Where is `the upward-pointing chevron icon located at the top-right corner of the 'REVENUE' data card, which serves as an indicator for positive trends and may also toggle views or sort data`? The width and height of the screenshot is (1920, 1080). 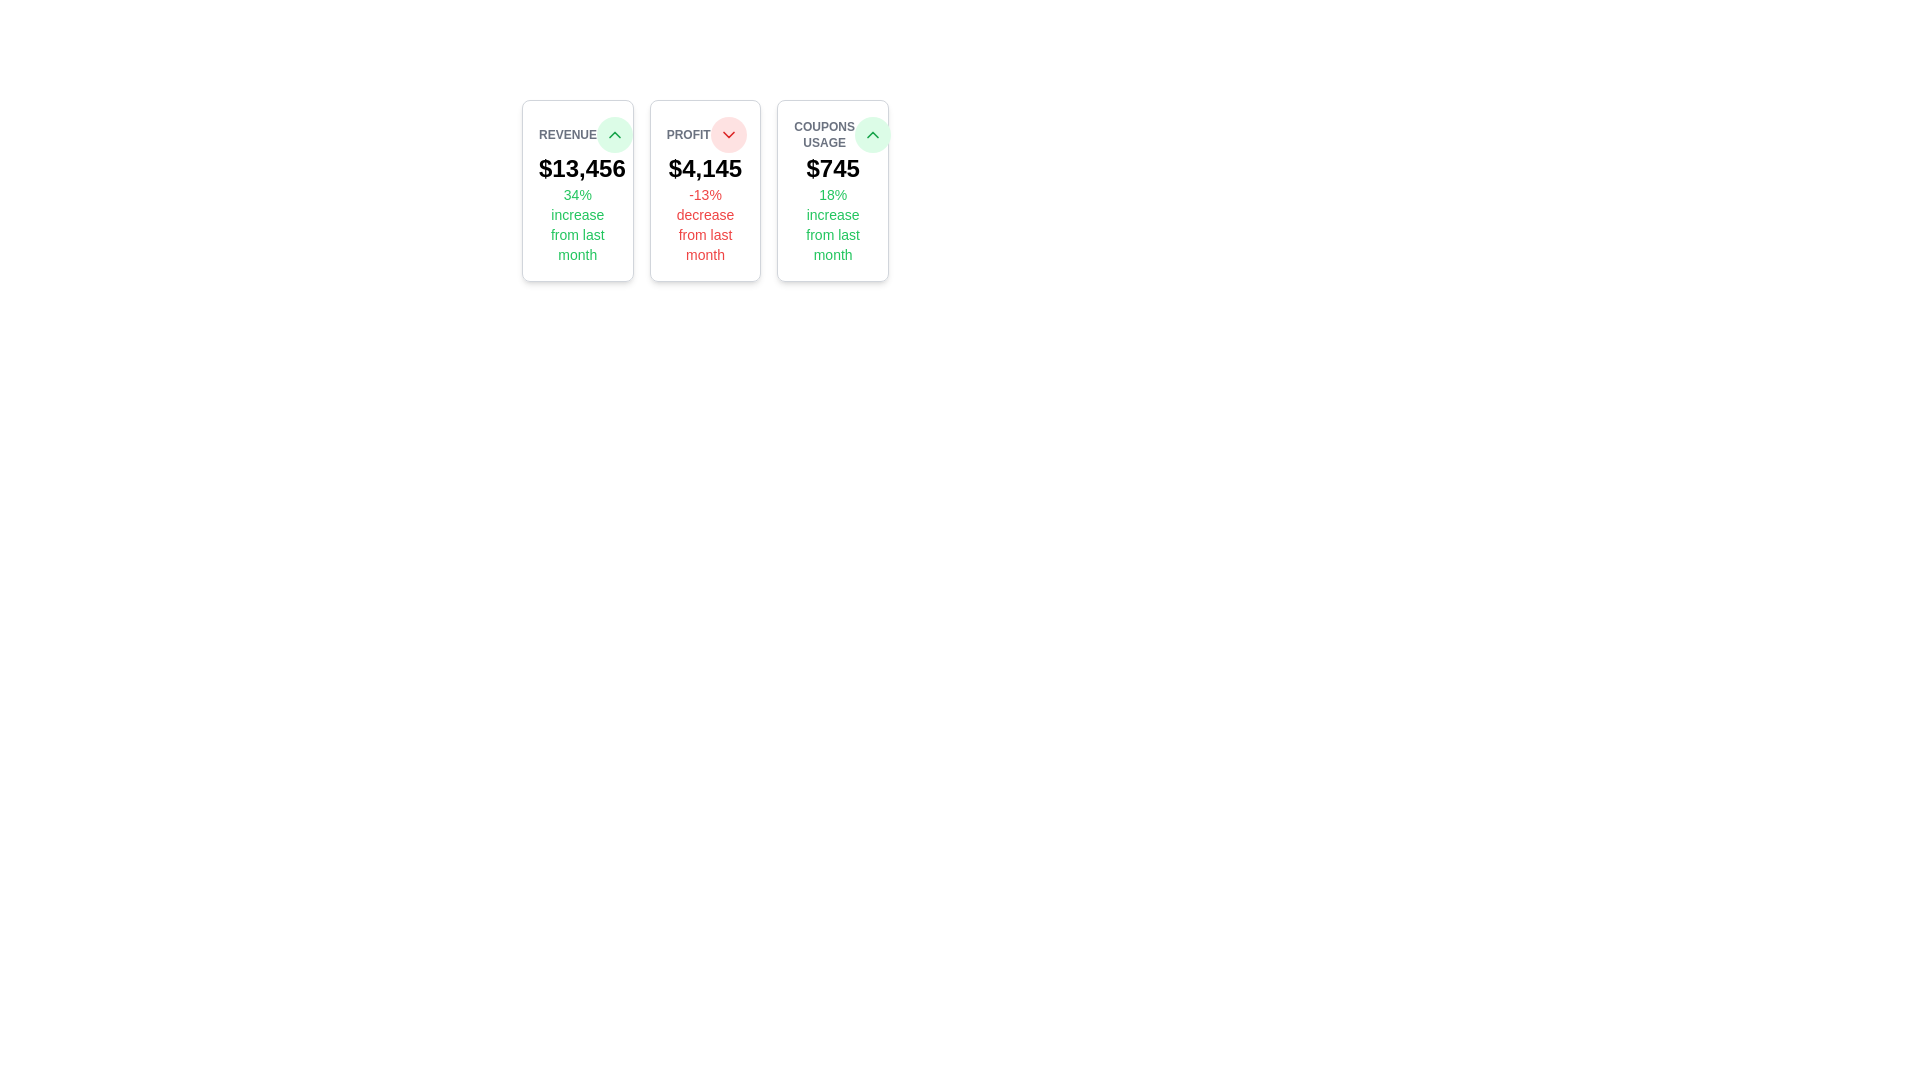
the upward-pointing chevron icon located at the top-right corner of the 'REVENUE' data card, which serves as an indicator for positive trends and may also toggle views or sort data is located at coordinates (613, 135).